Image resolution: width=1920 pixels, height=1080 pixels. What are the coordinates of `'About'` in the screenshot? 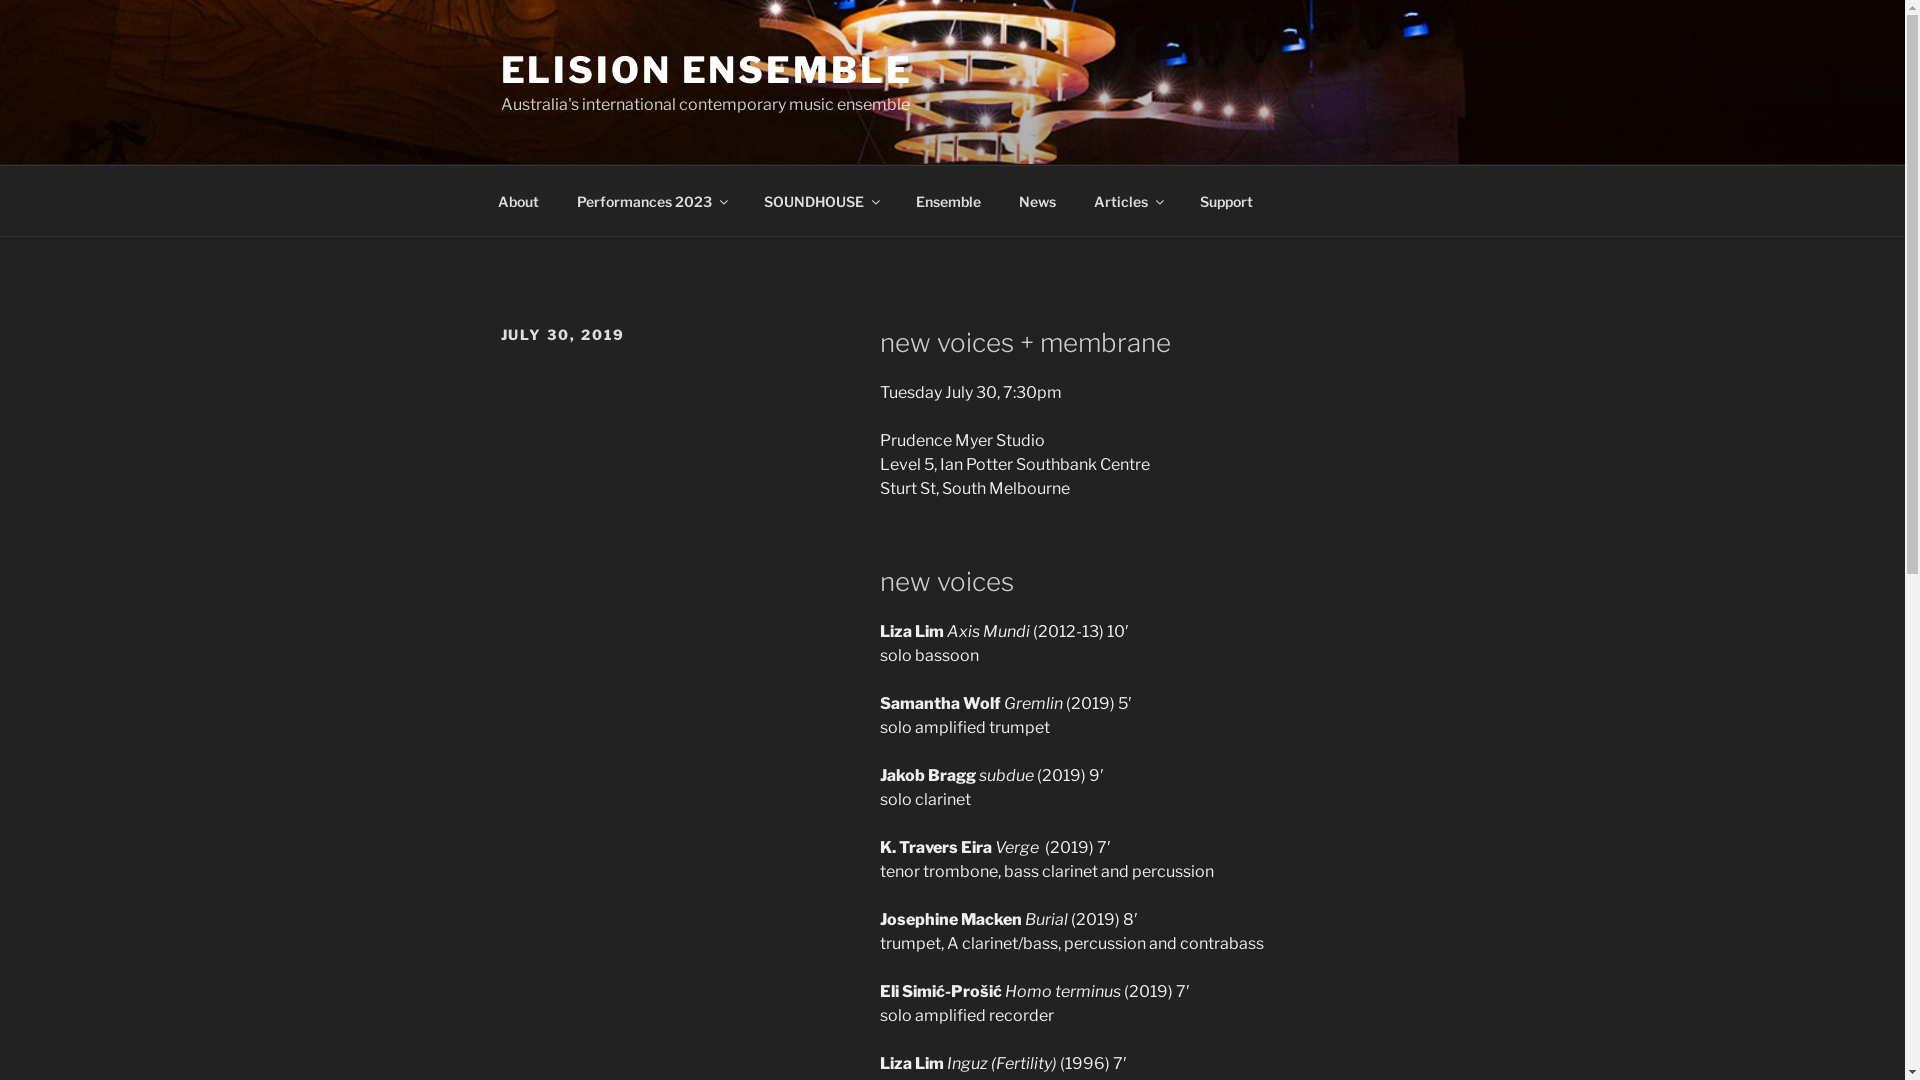 It's located at (518, 200).